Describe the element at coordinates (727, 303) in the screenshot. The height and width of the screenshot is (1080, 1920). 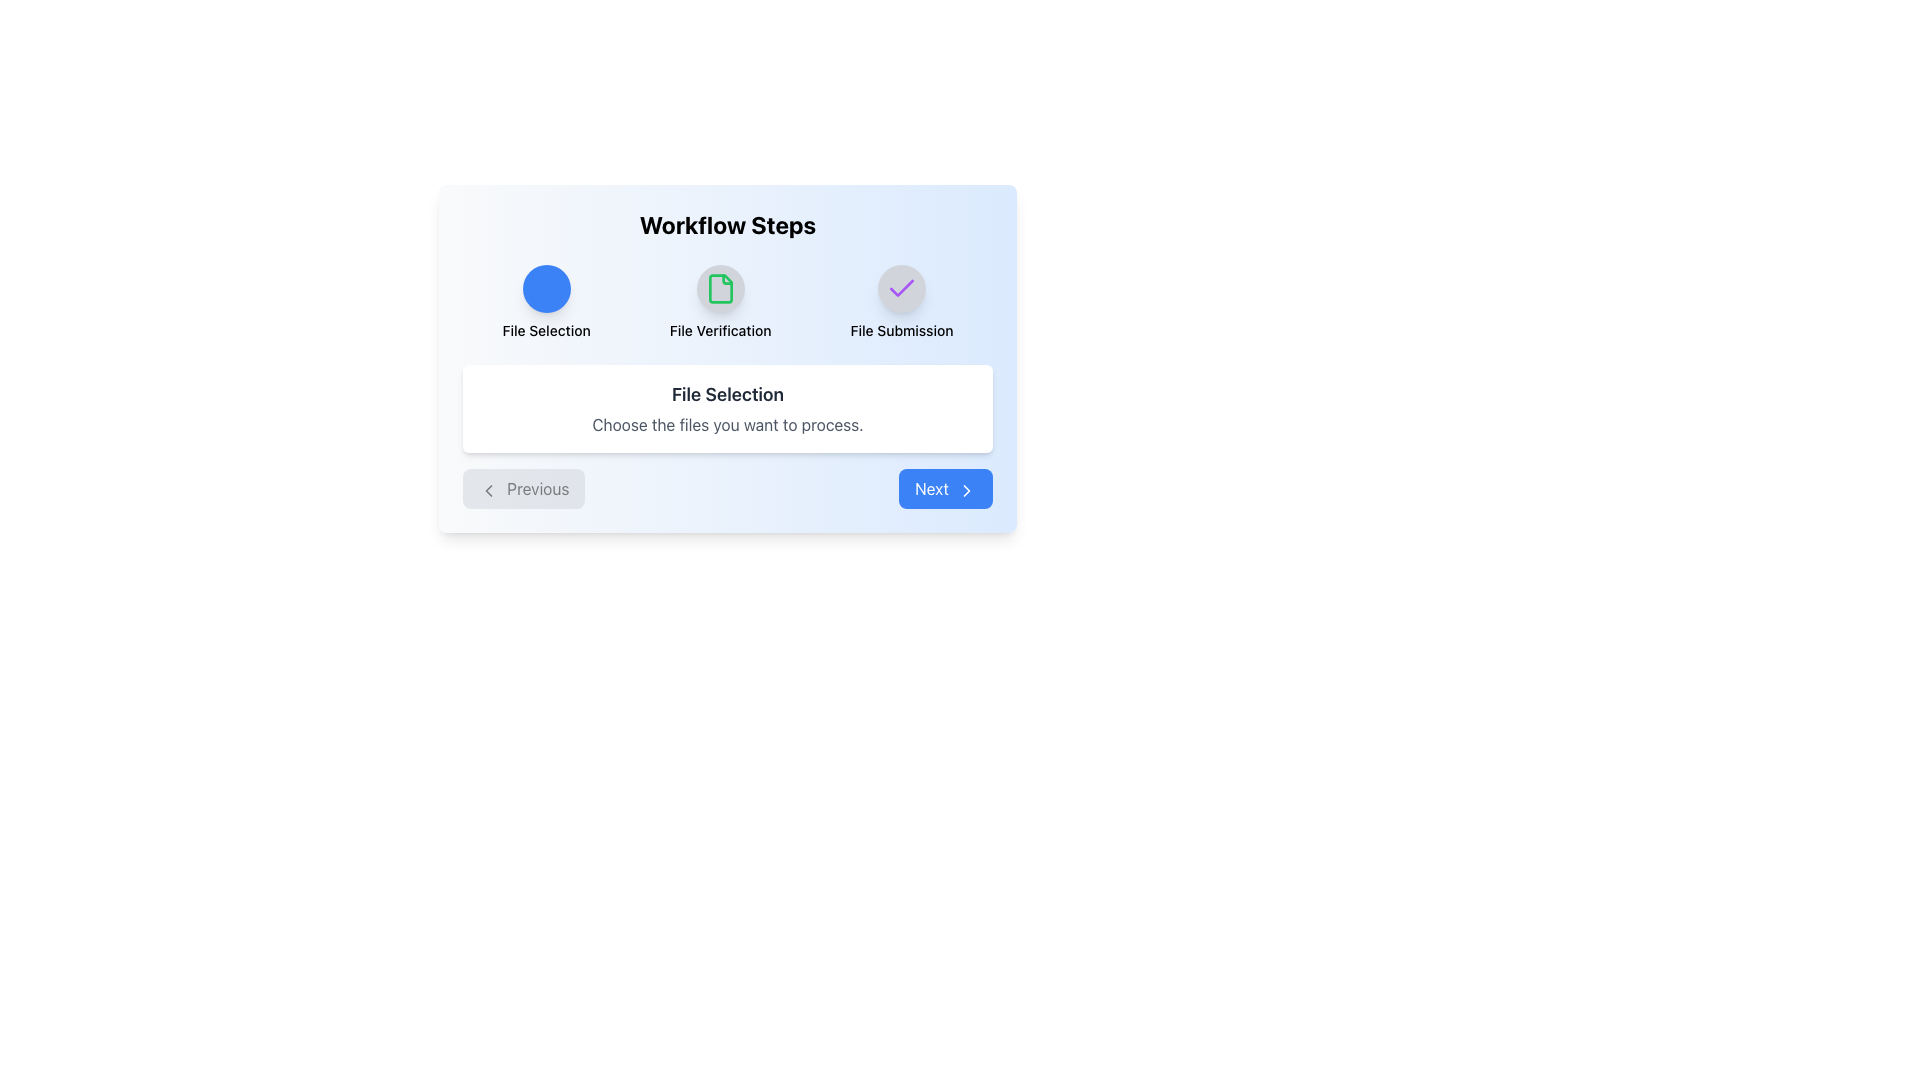
I see `the Workflow Progress Indicator` at that location.